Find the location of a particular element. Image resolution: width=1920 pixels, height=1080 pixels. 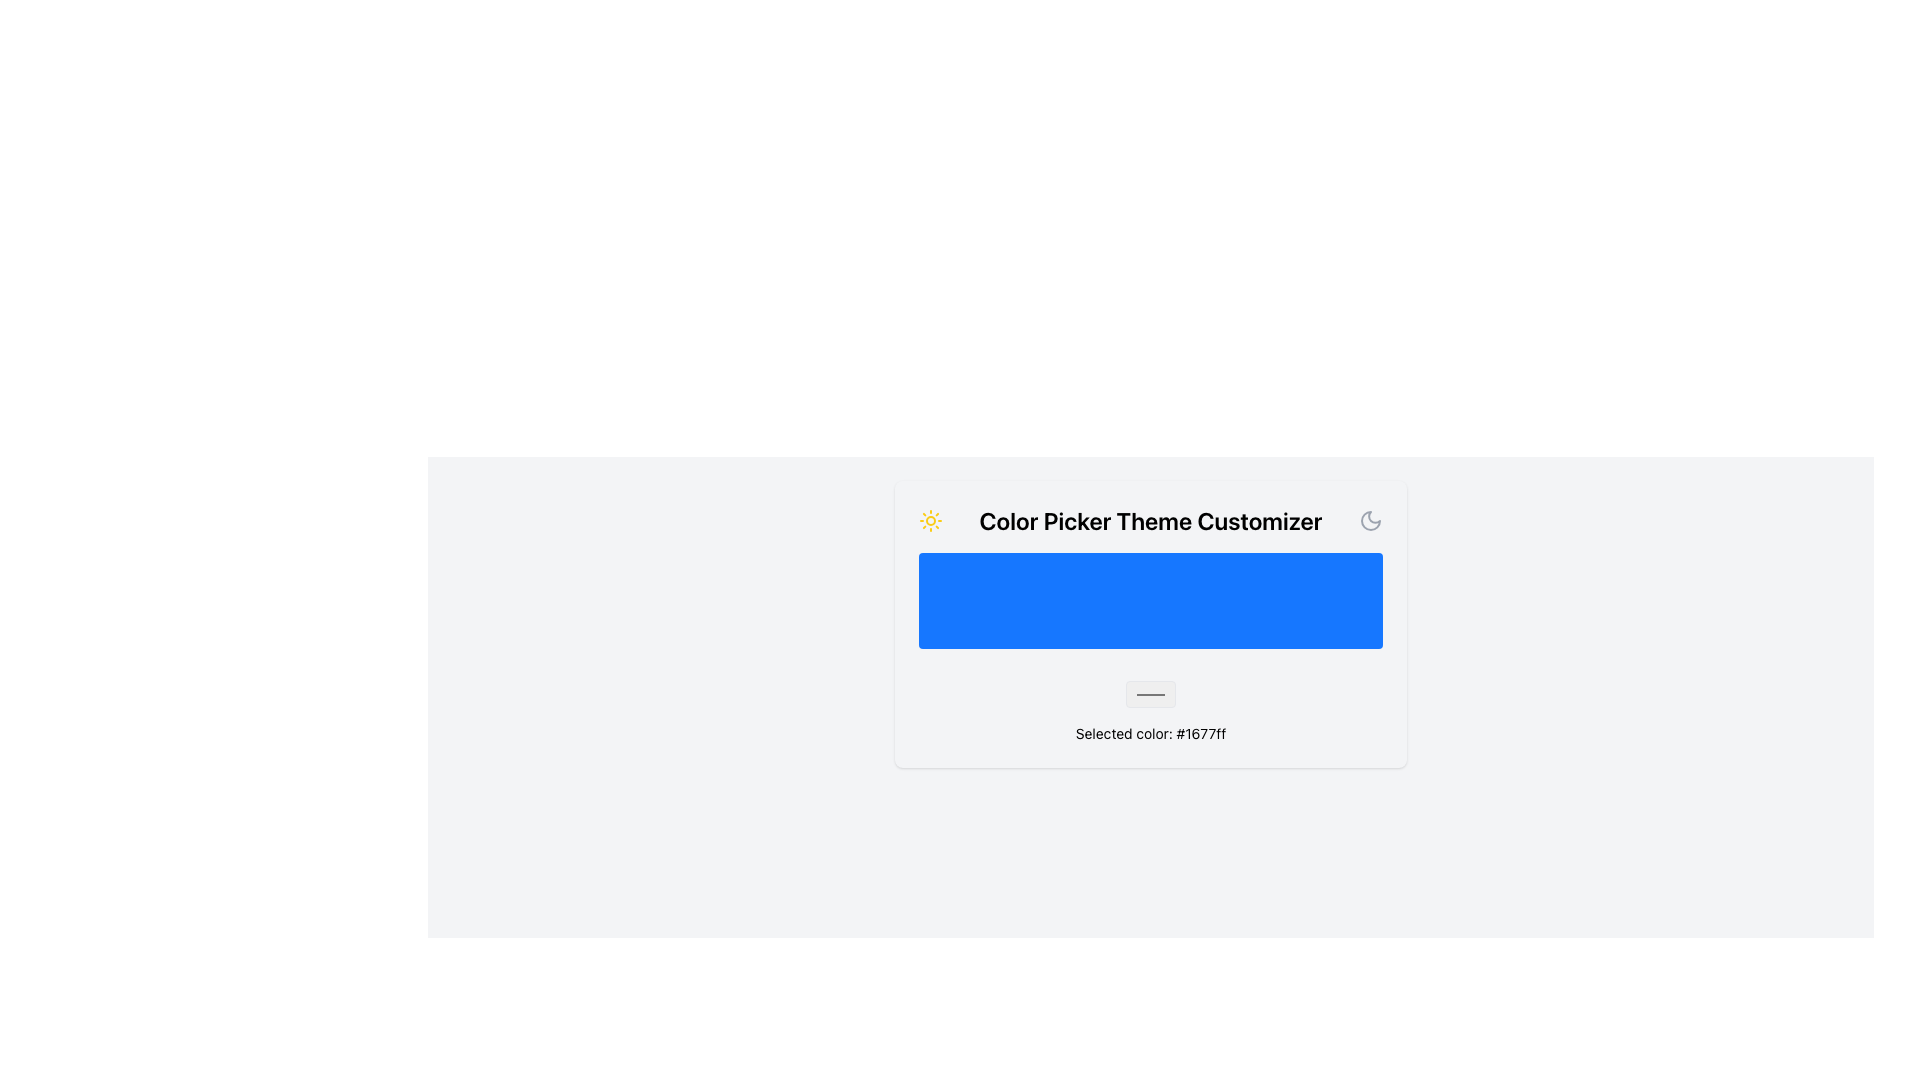

the crescent moon icon, which is styled in gray and located at the top left corner of the 'Color Picker Theme Customizer' UI panel, to the left of the text title is located at coordinates (1370, 519).